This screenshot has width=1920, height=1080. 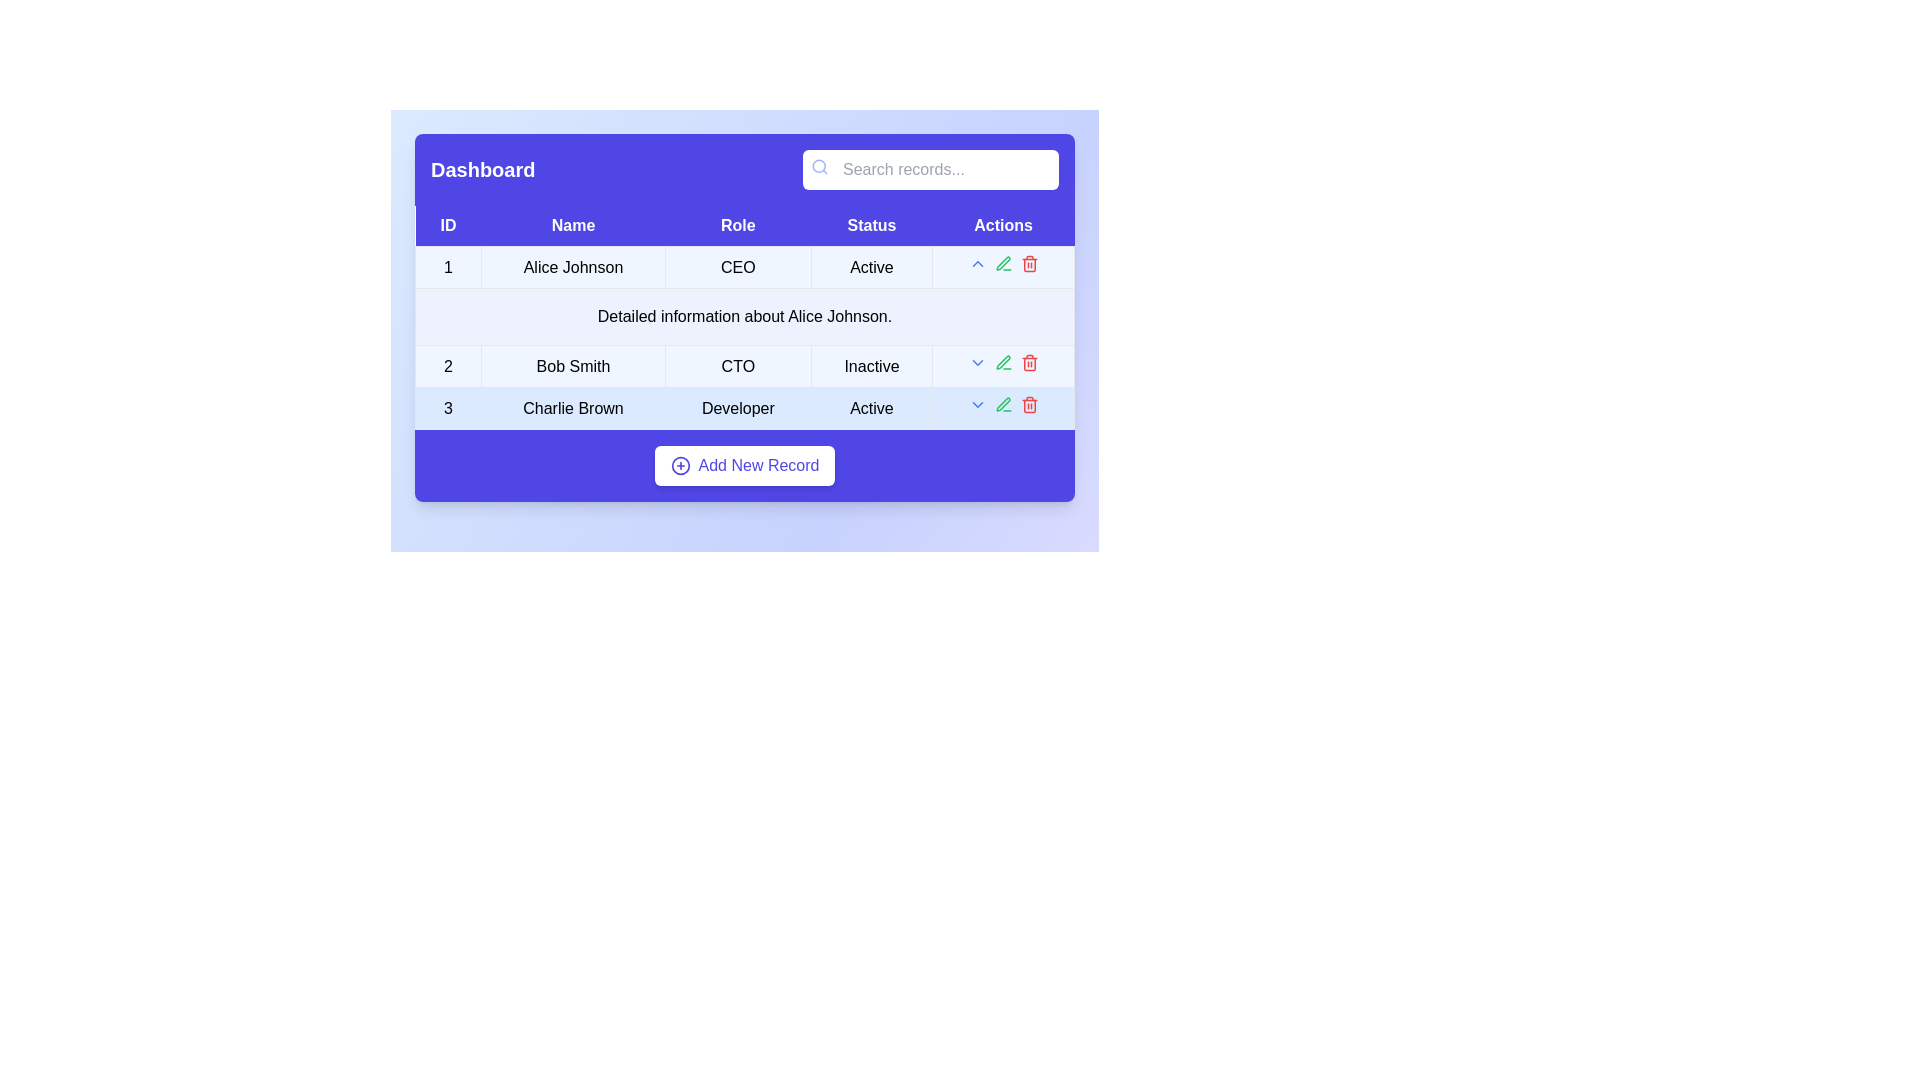 I want to click on the 'Status' header label in the blue background header row, which is the fourth item in the row, following 'Role' and preceding 'Actions.', so click(x=871, y=225).